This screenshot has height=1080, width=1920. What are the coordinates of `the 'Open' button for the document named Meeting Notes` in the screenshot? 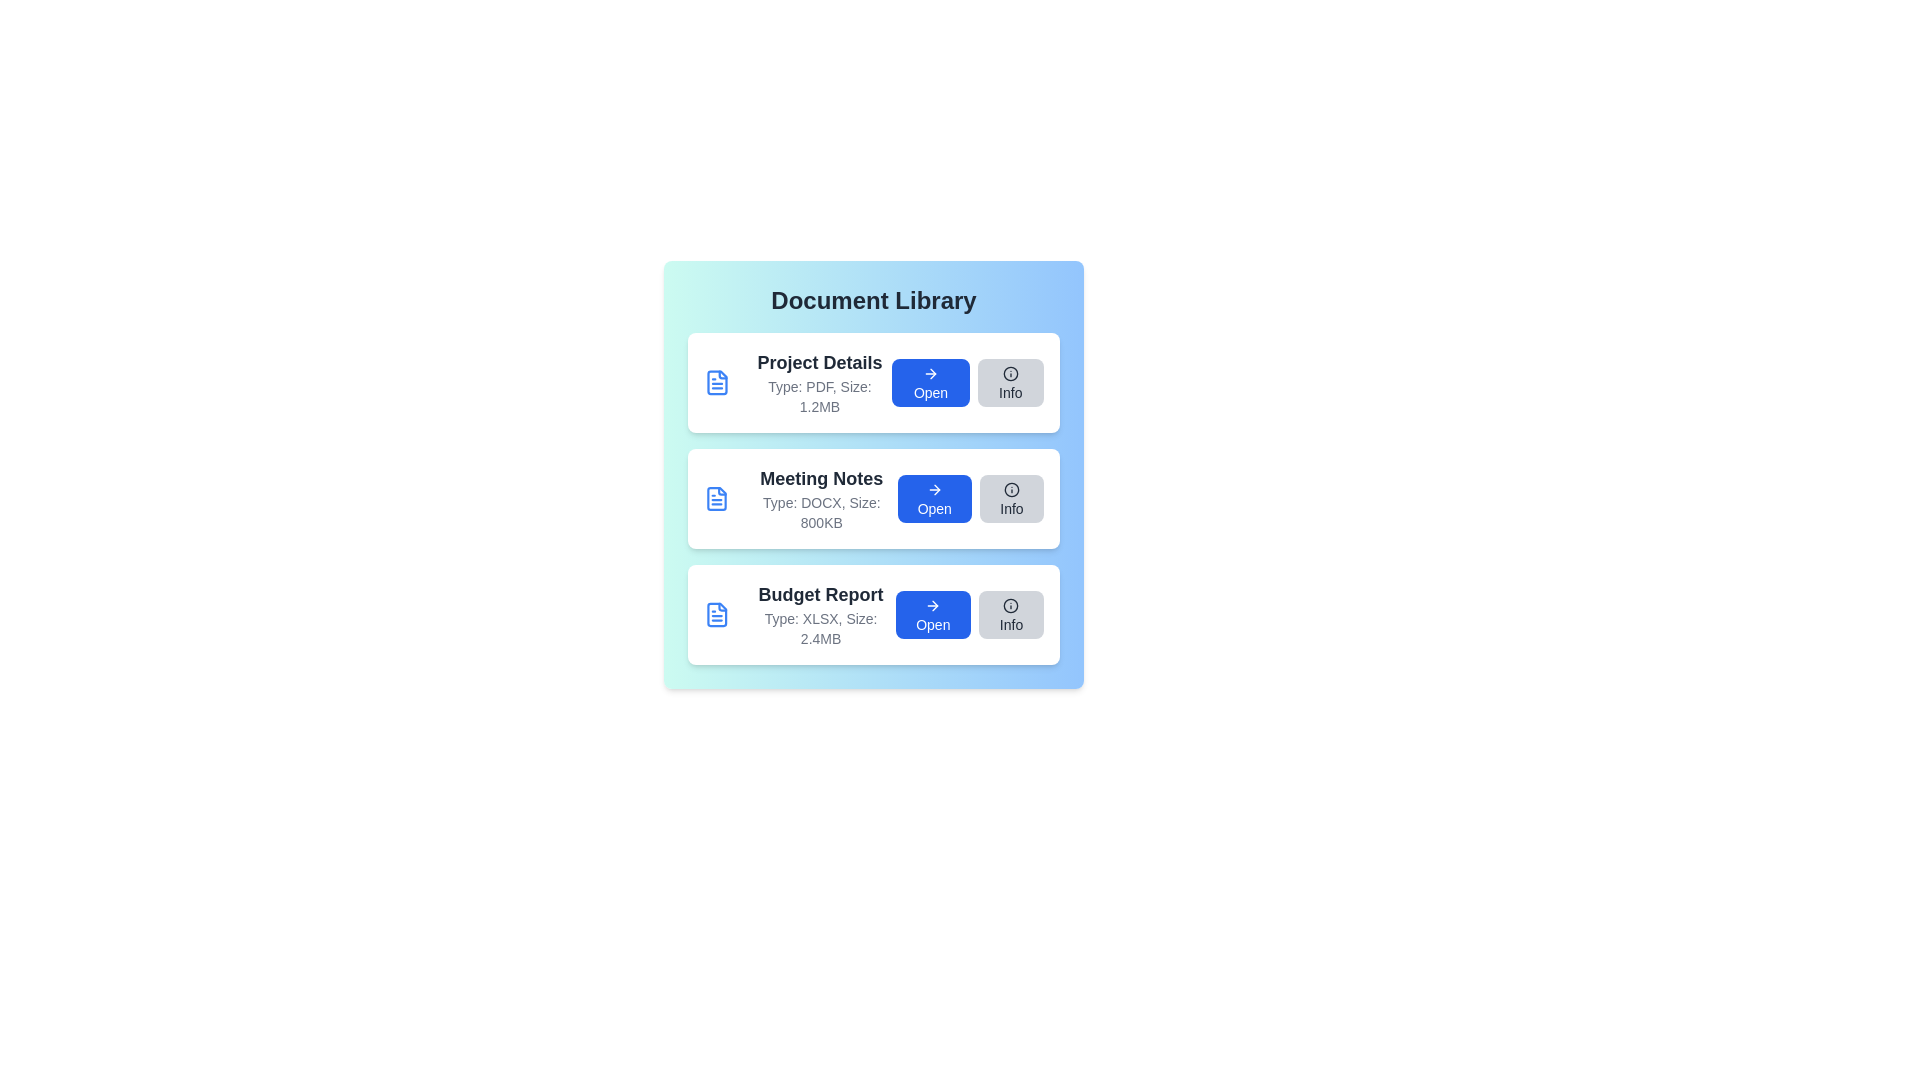 It's located at (934, 497).